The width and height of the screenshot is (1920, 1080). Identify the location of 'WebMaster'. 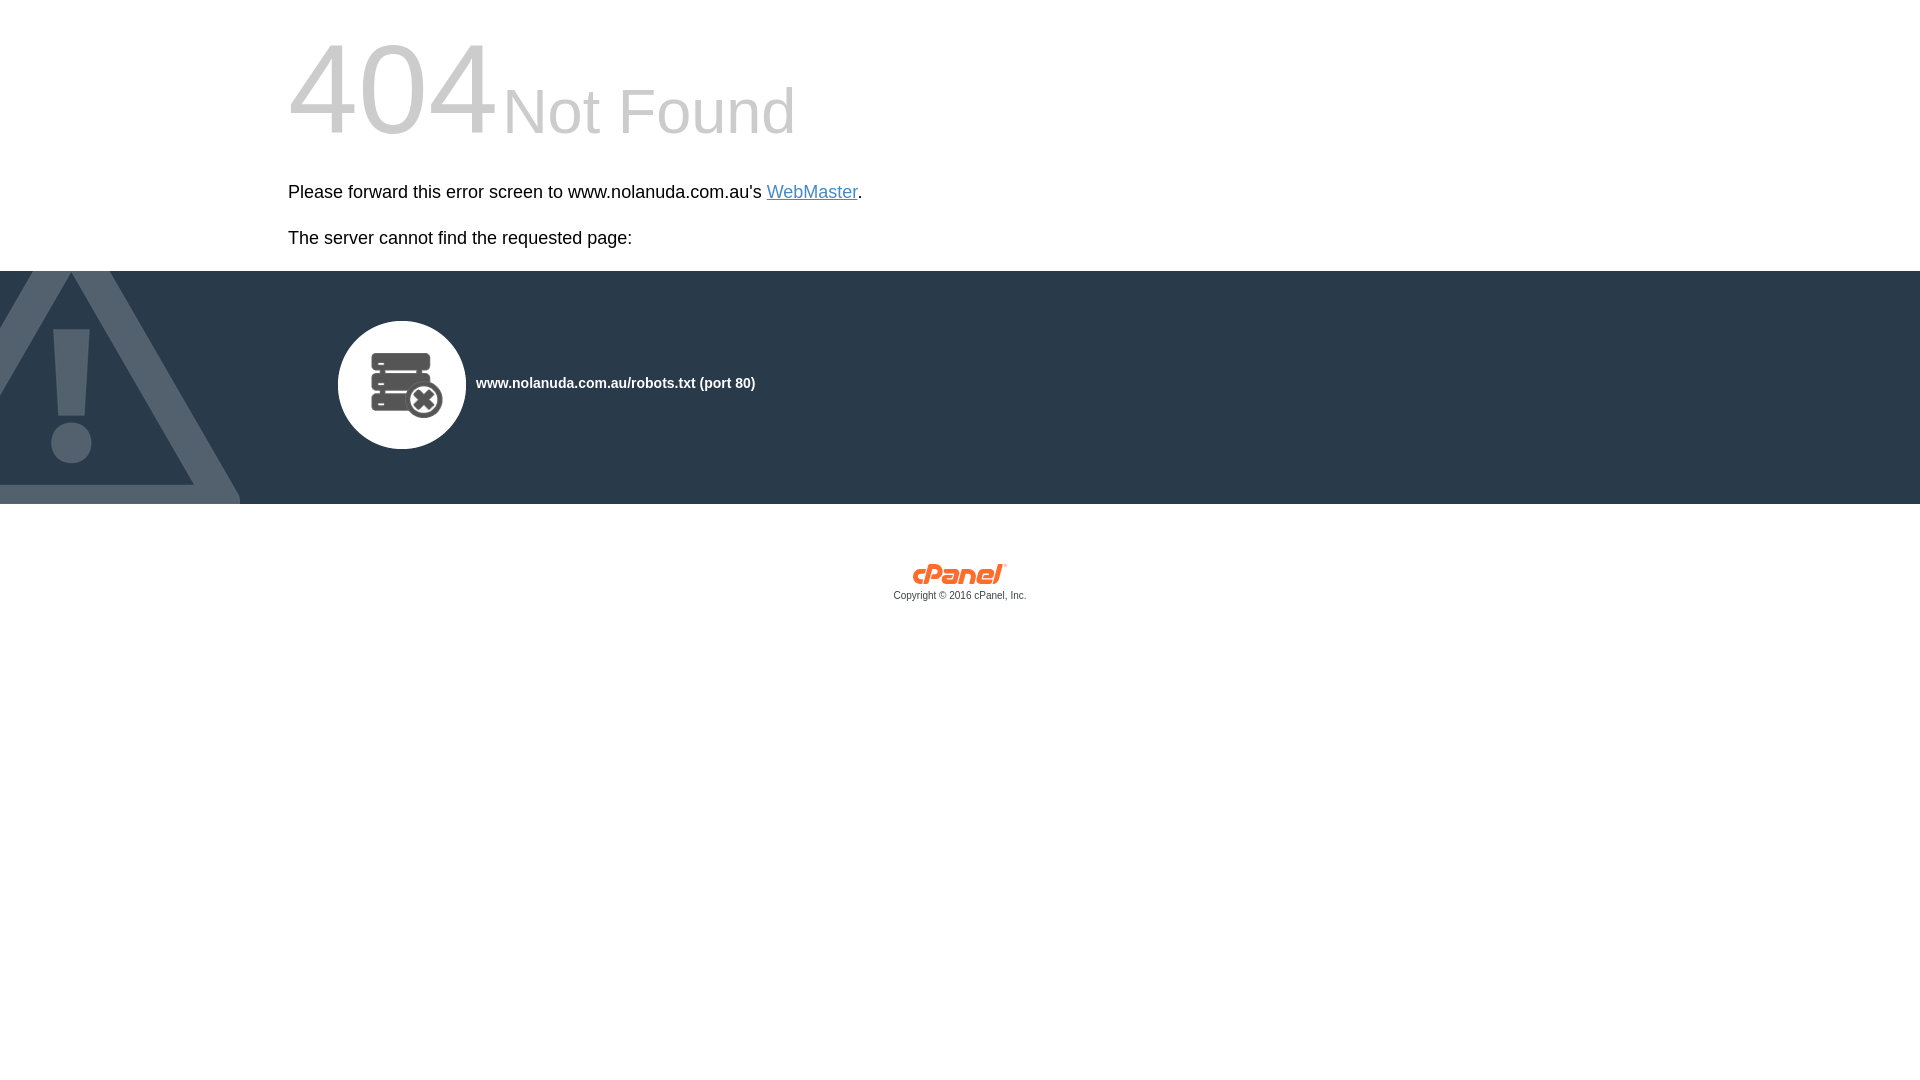
(812, 192).